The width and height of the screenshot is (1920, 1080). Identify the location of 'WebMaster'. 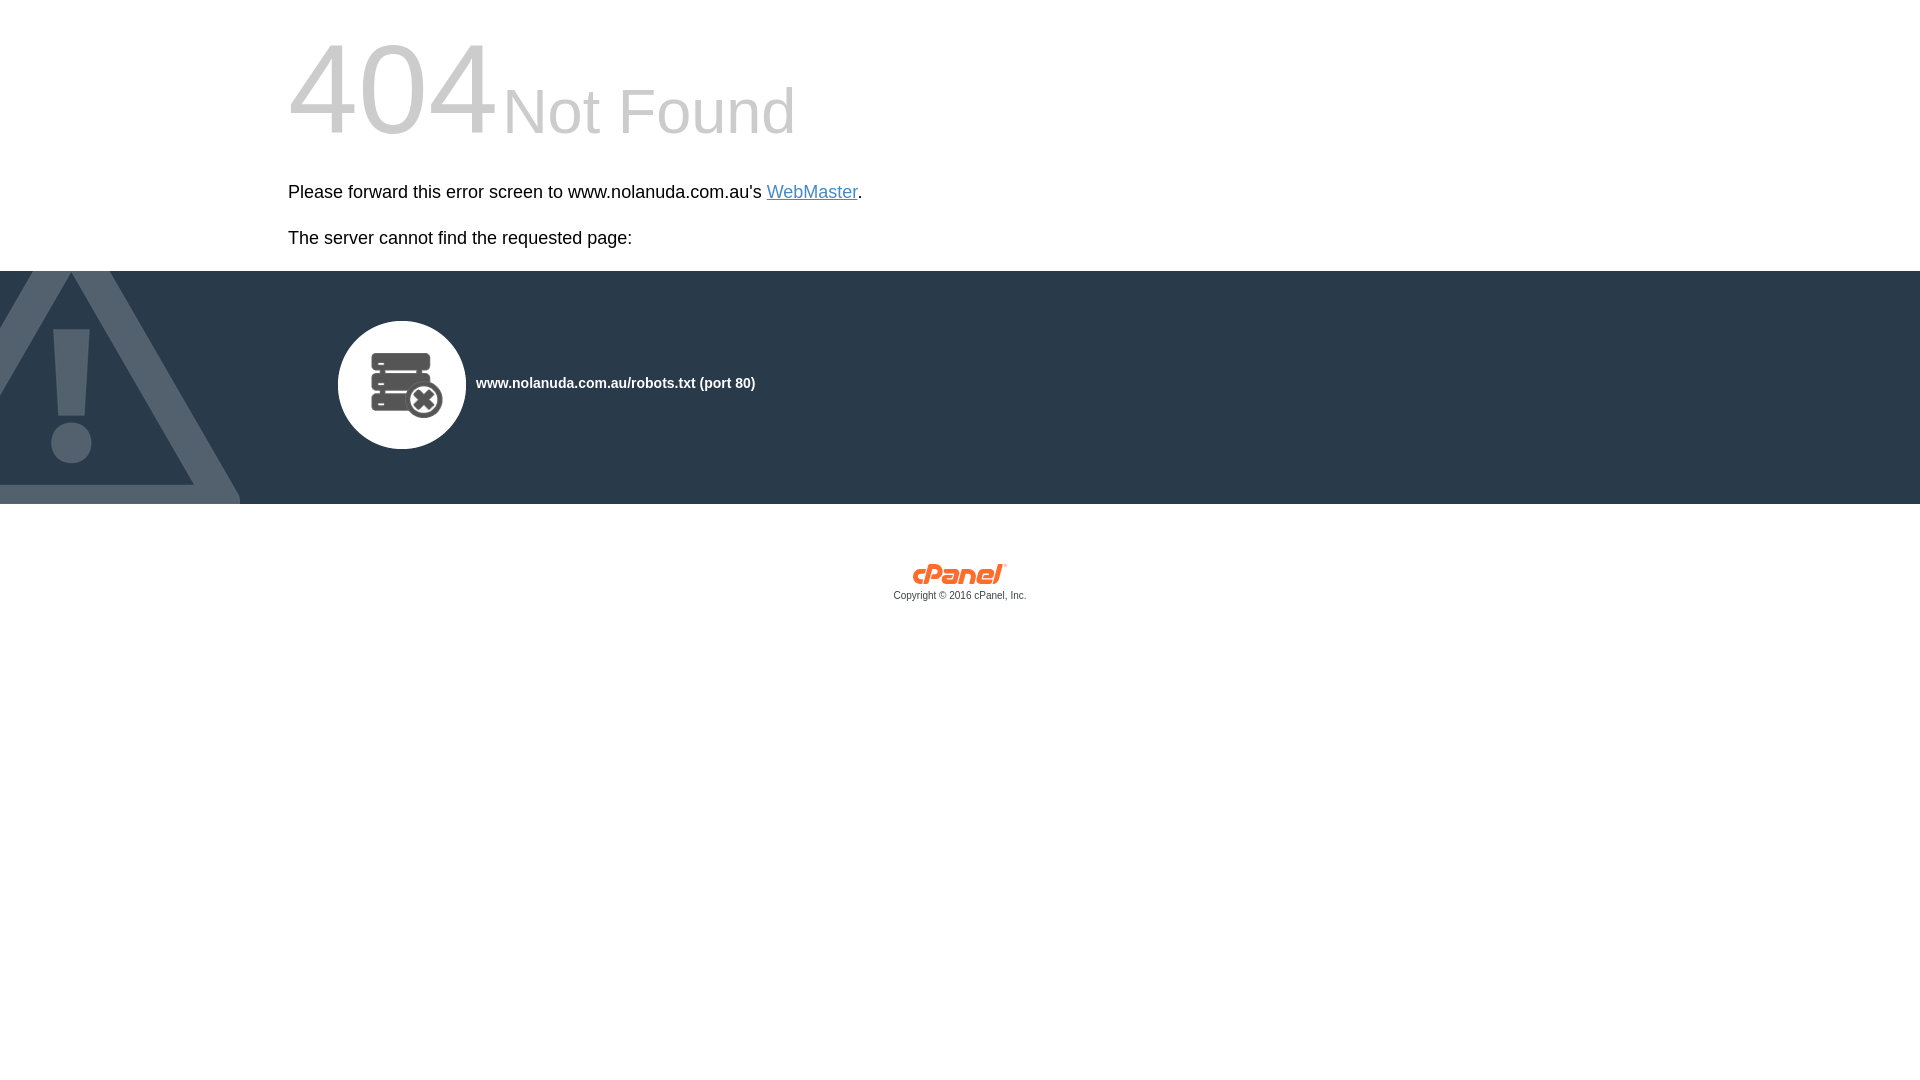
(812, 192).